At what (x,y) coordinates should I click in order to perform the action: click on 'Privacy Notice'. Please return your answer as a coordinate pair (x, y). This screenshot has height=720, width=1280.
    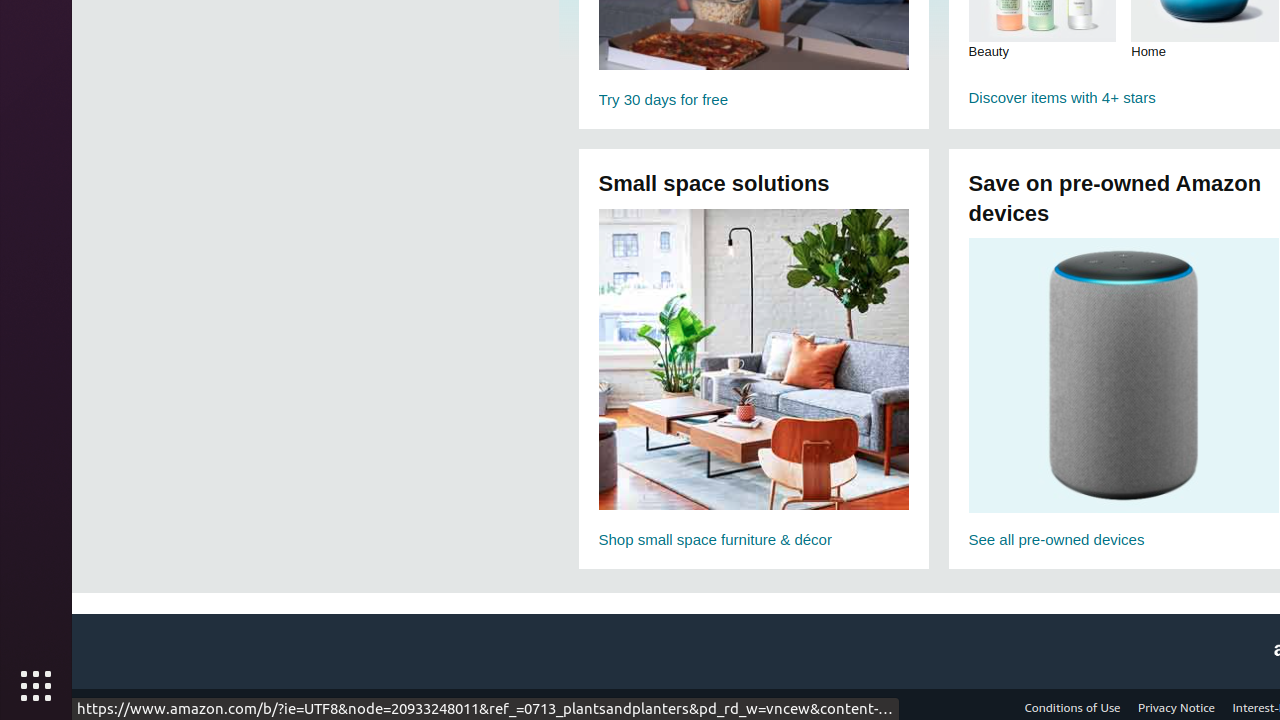
    Looking at the image, I should click on (1176, 706).